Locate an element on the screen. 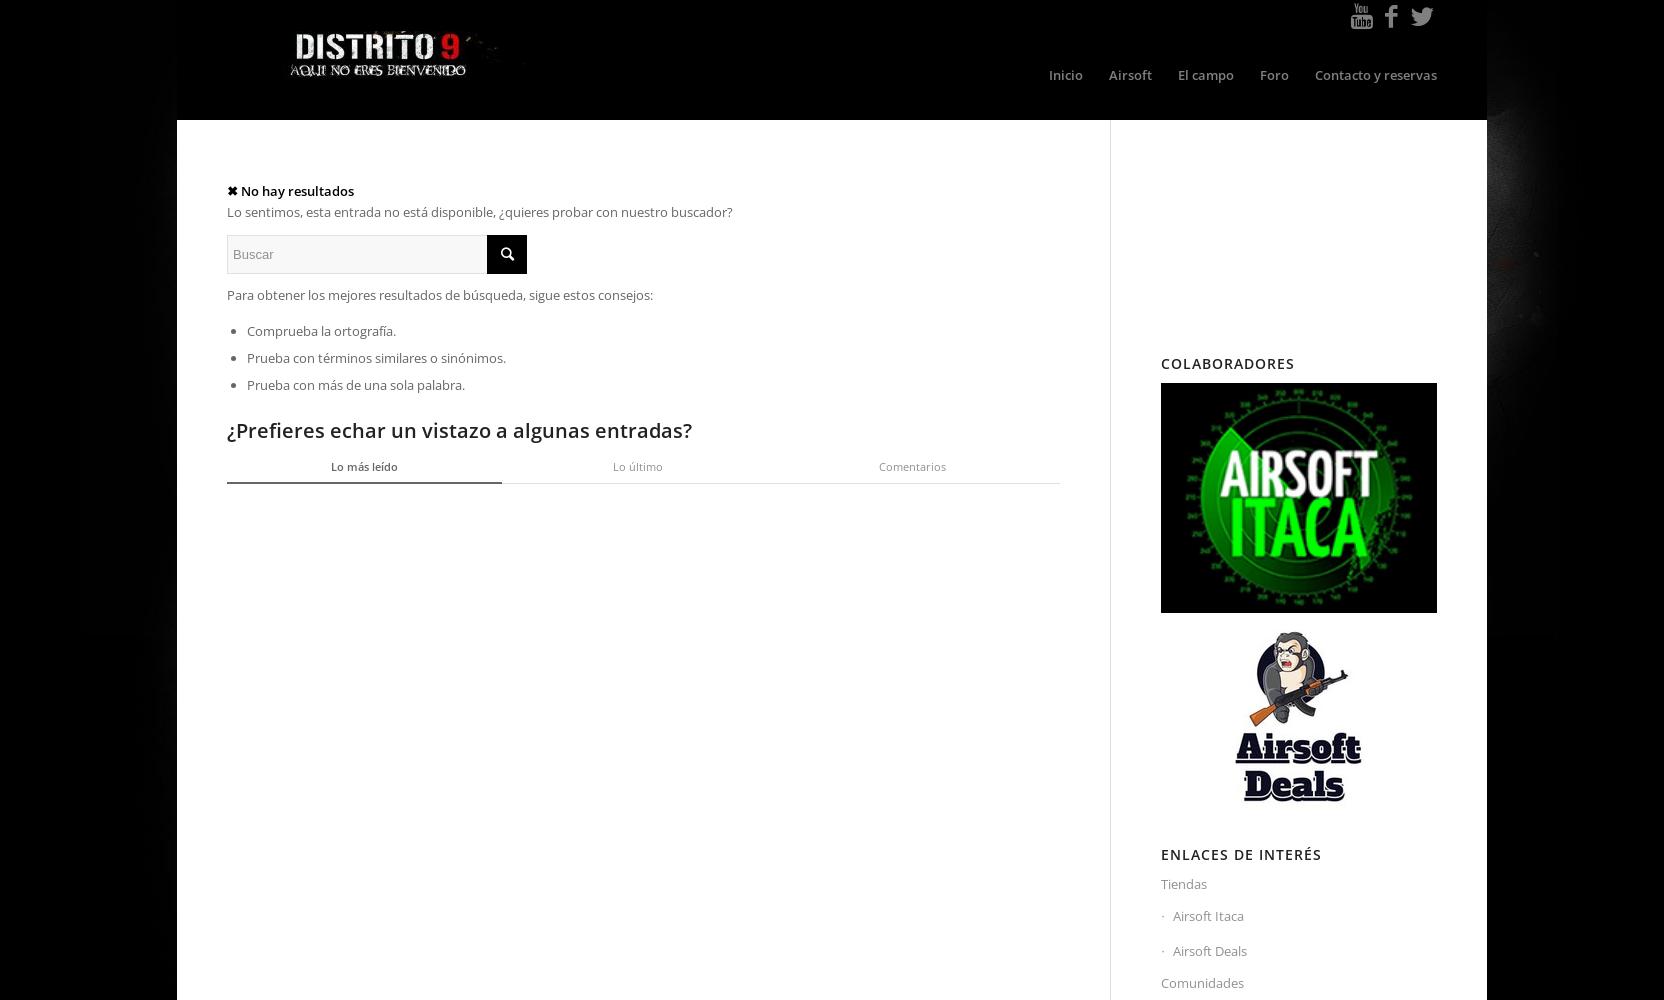  'Prueba con términos similares o sinónimos.' is located at coordinates (246, 356).